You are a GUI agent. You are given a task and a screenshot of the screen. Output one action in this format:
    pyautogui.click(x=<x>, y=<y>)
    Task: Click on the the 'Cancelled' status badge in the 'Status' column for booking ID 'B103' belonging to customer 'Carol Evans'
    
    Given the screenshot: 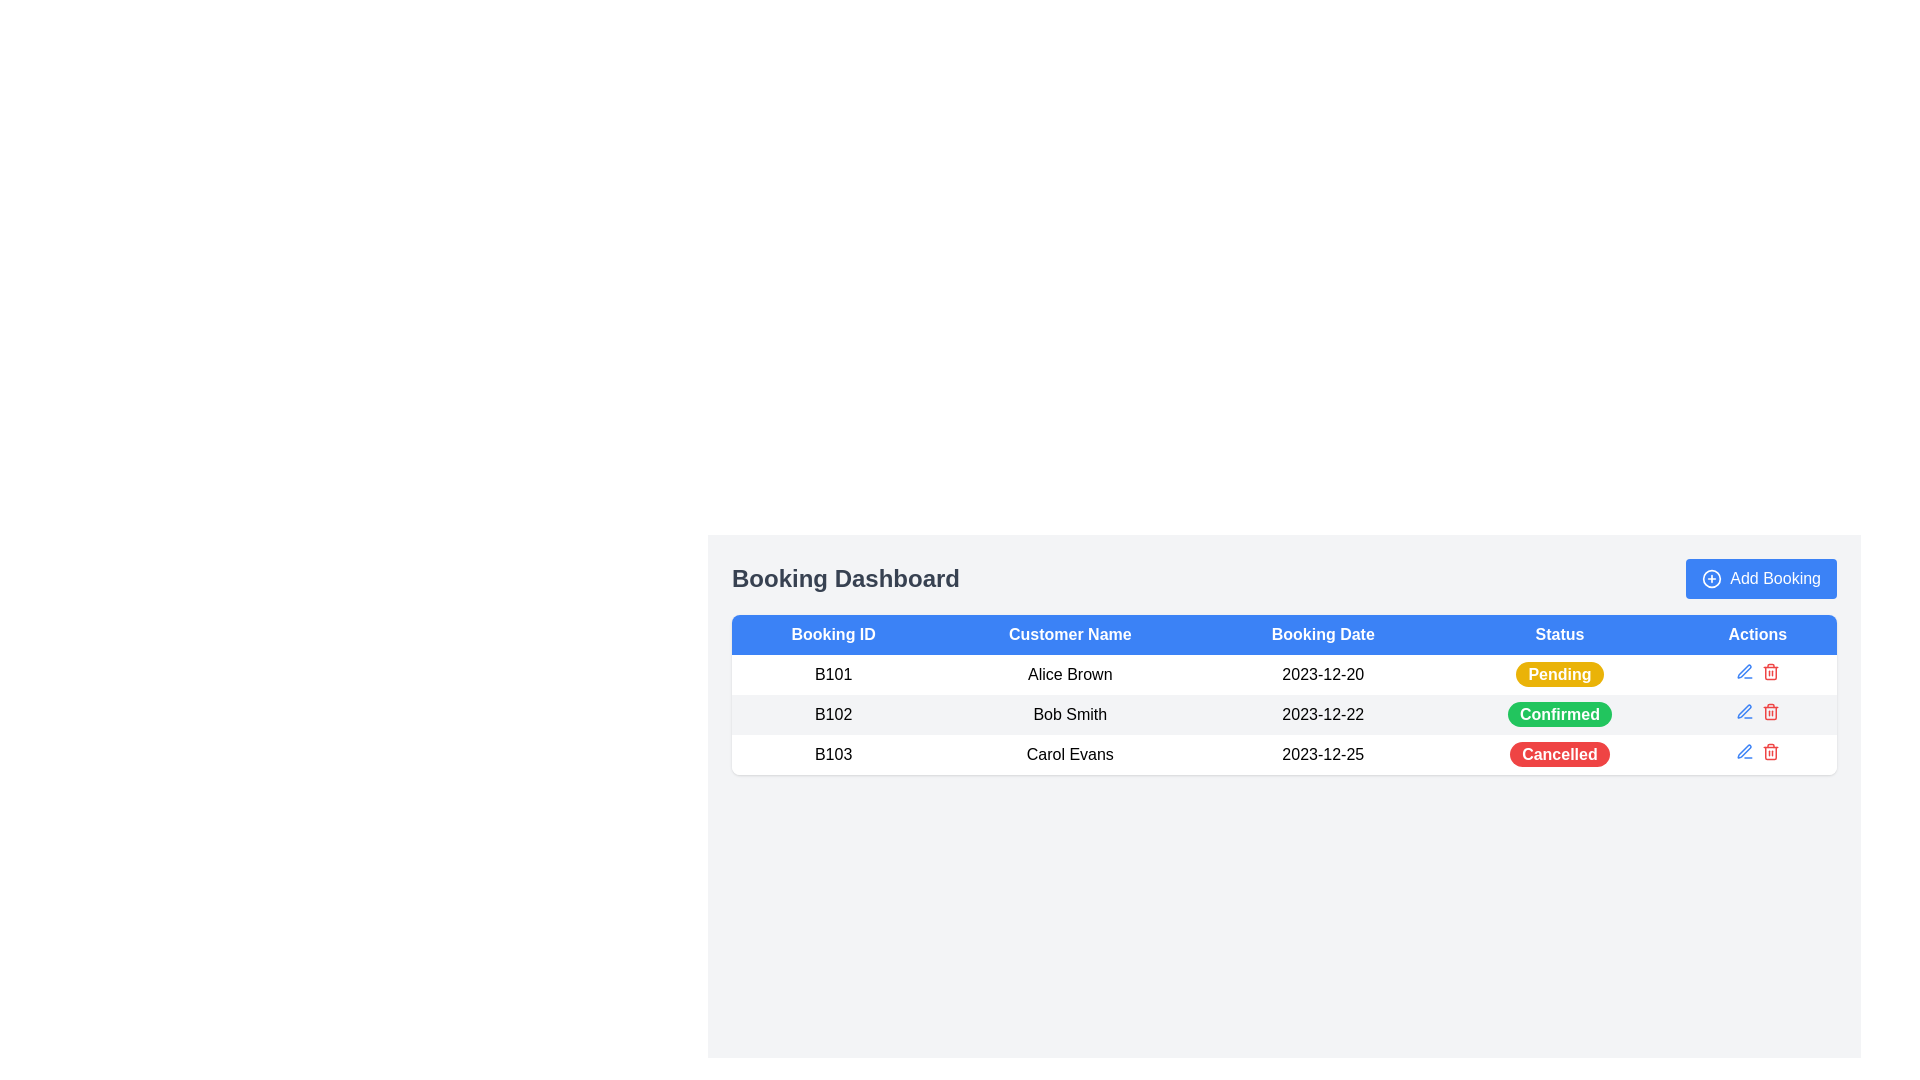 What is the action you would take?
    pyautogui.click(x=1559, y=755)
    